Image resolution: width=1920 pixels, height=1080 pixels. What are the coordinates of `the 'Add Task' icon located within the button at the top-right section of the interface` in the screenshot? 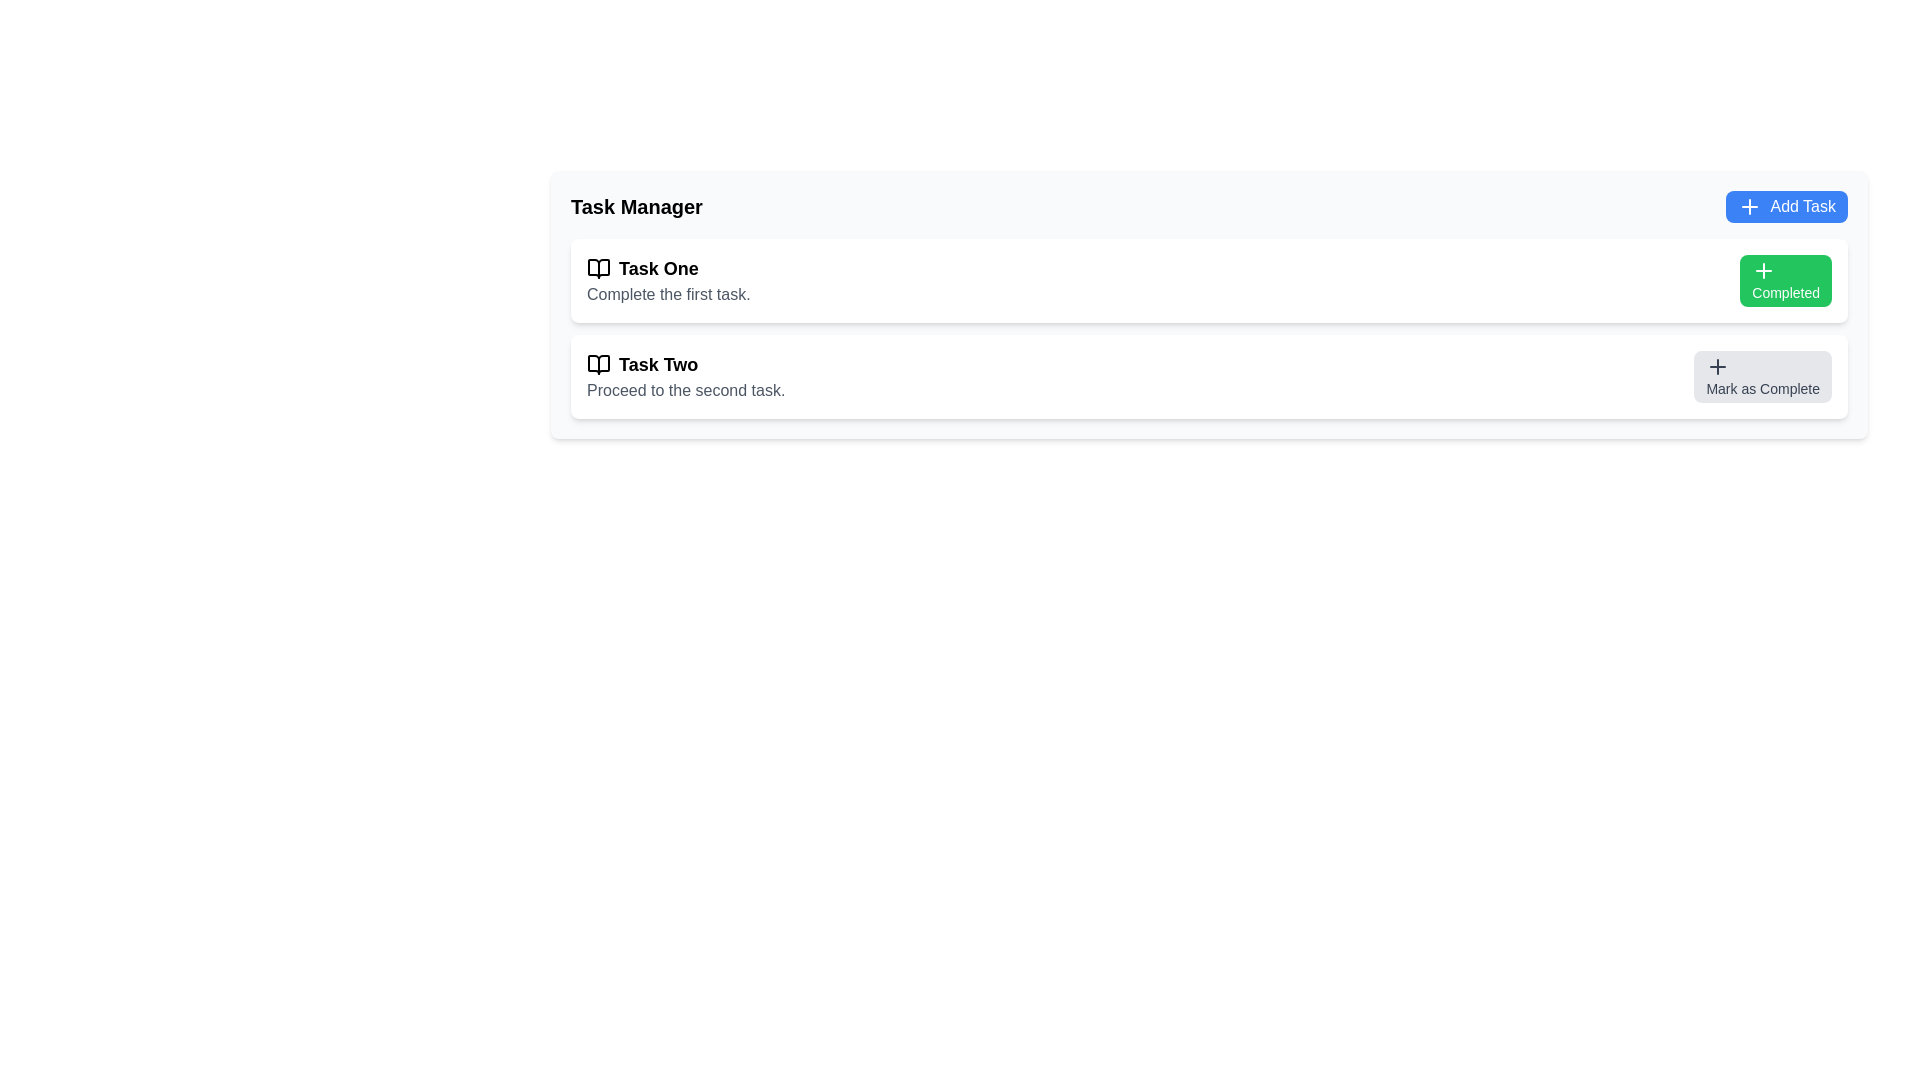 It's located at (1749, 207).